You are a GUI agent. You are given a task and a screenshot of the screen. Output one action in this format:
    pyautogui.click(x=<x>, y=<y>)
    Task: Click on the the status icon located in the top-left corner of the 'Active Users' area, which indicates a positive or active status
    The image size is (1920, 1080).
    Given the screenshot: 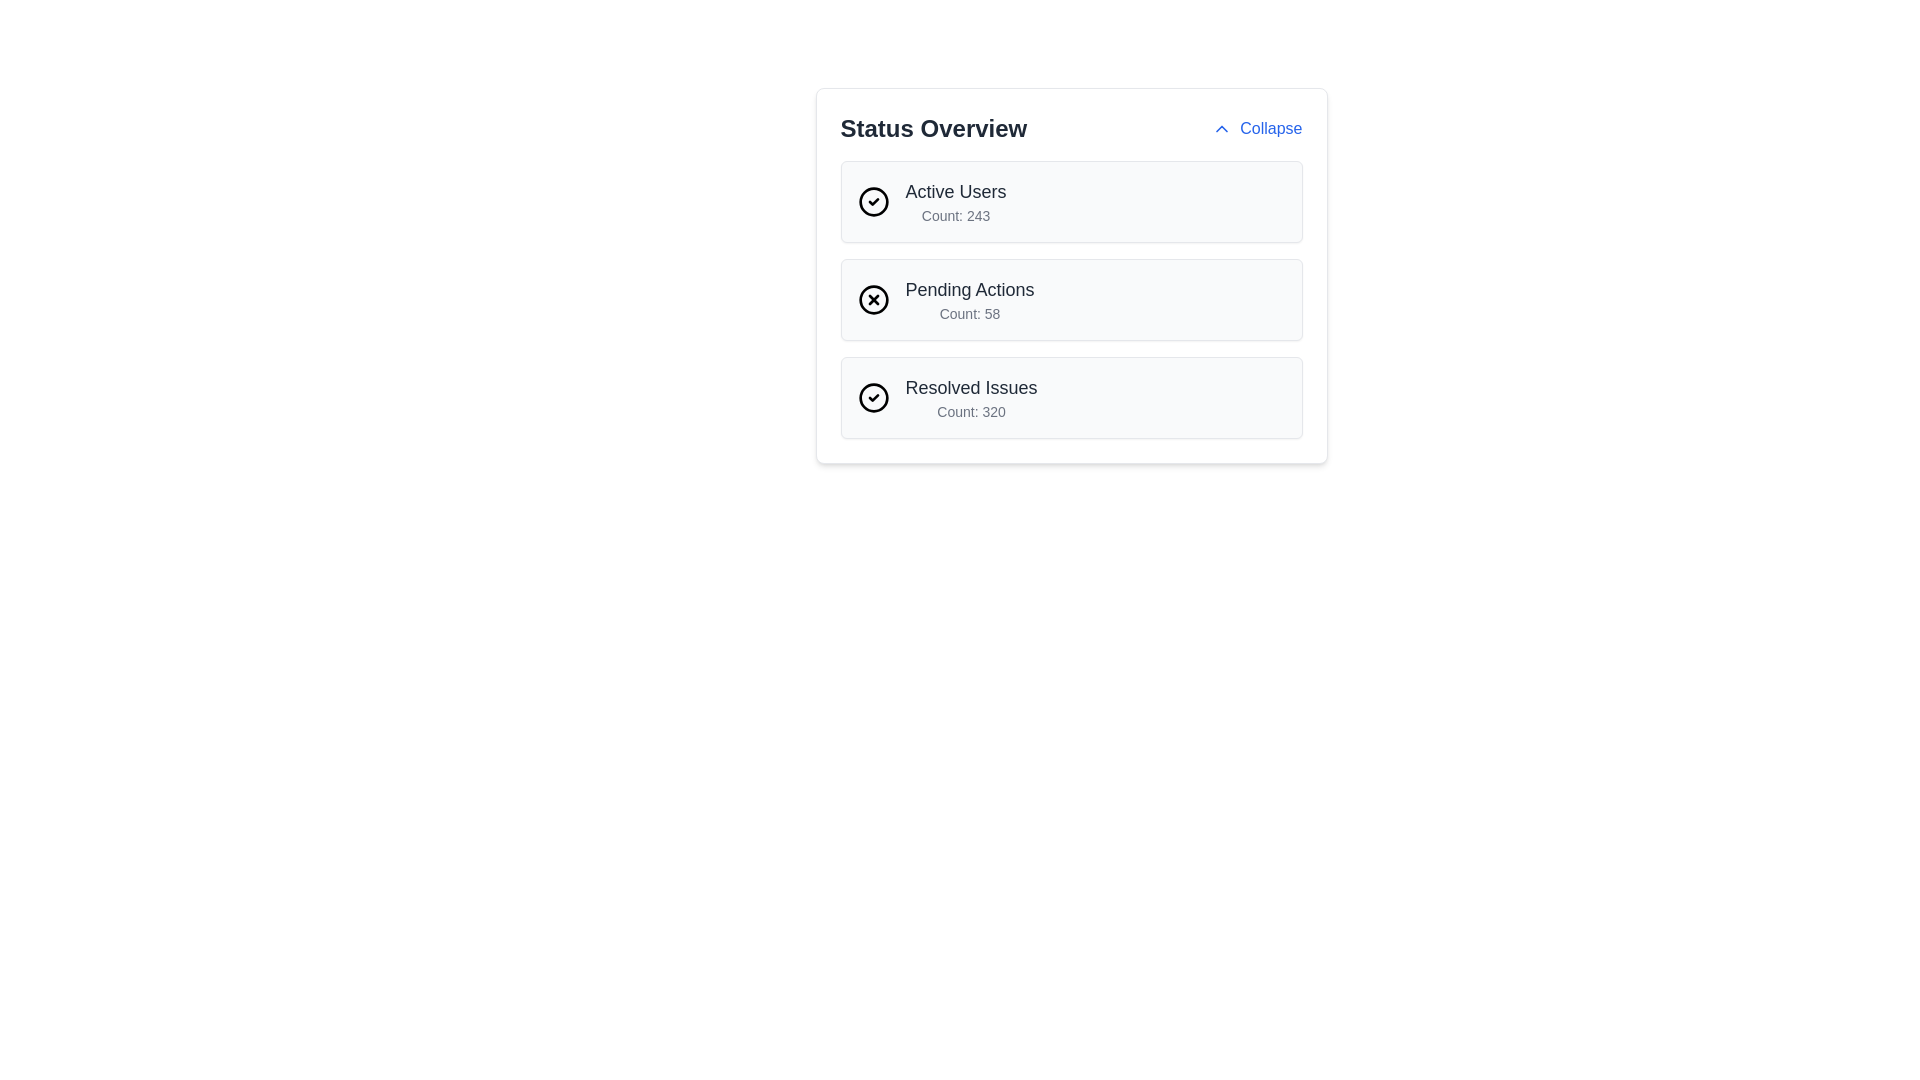 What is the action you would take?
    pyautogui.click(x=873, y=201)
    